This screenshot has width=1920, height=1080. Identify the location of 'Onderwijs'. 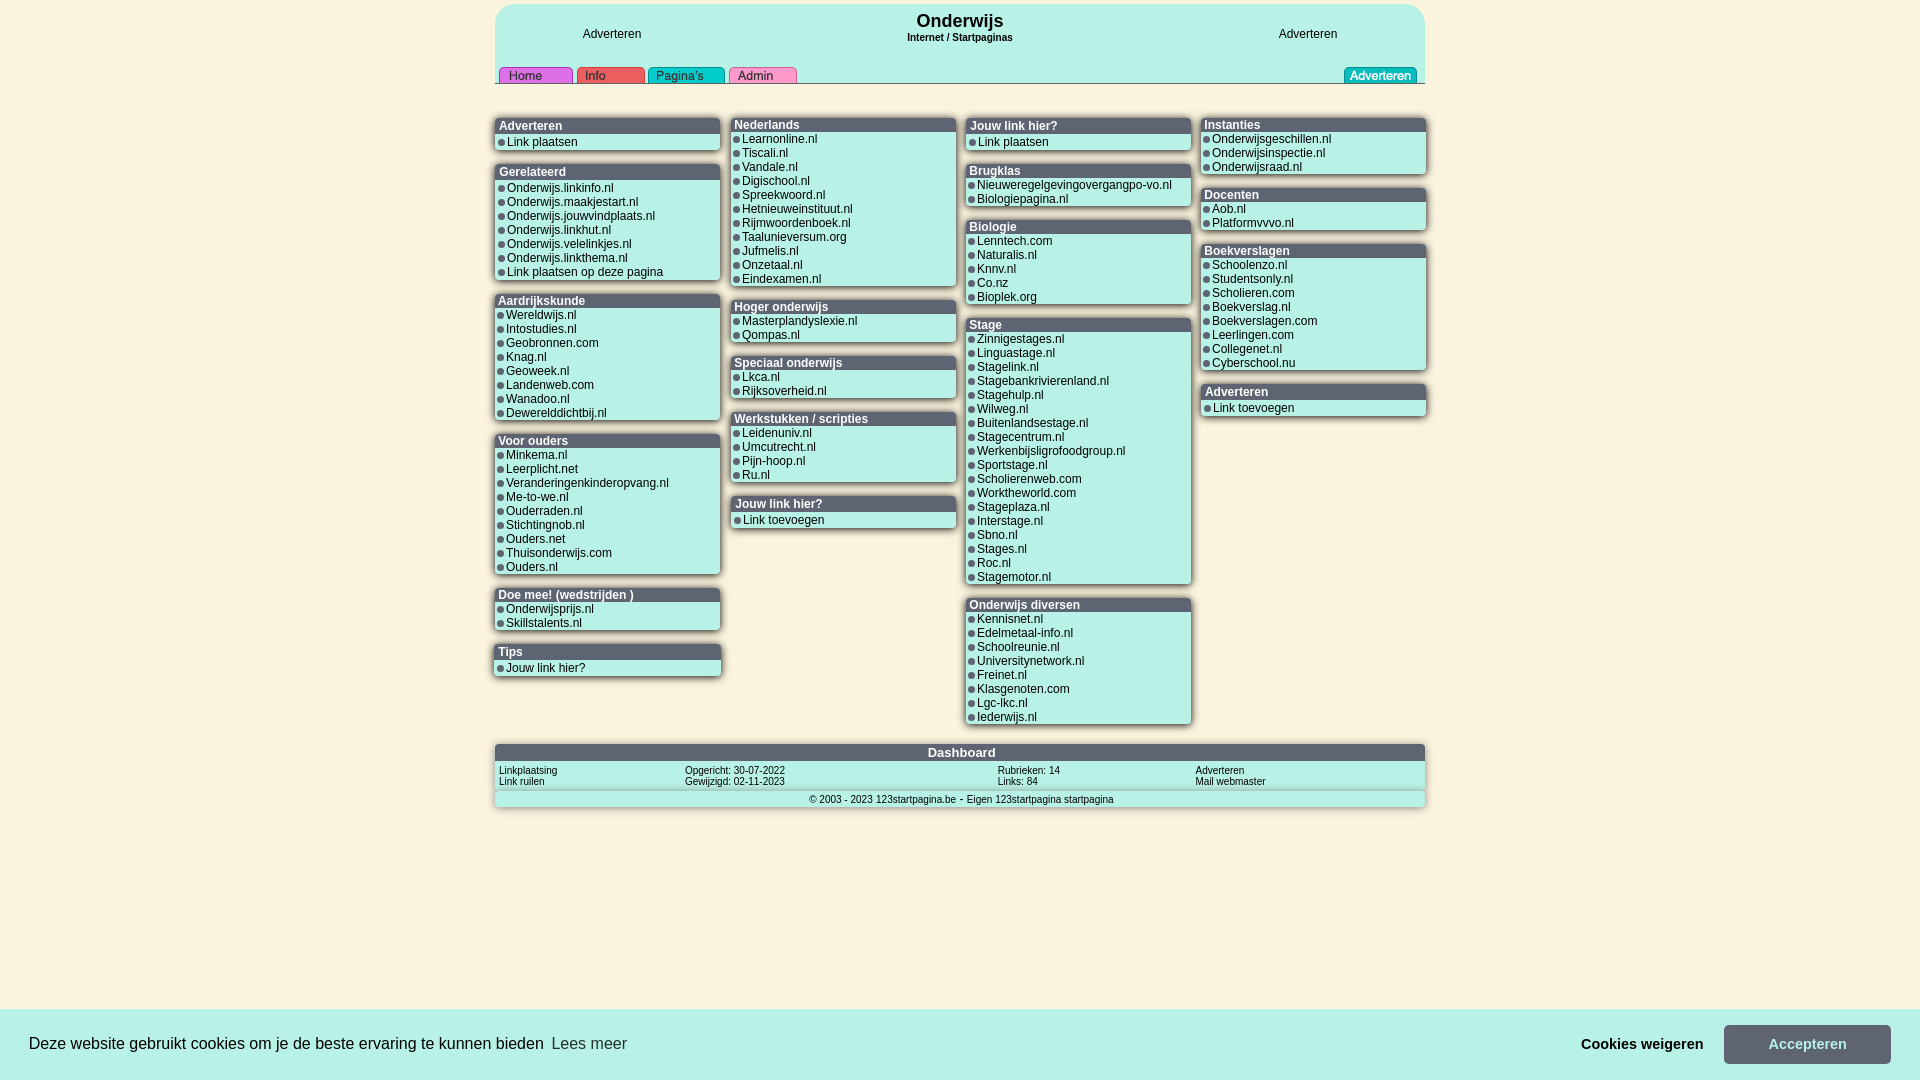
(915, 20).